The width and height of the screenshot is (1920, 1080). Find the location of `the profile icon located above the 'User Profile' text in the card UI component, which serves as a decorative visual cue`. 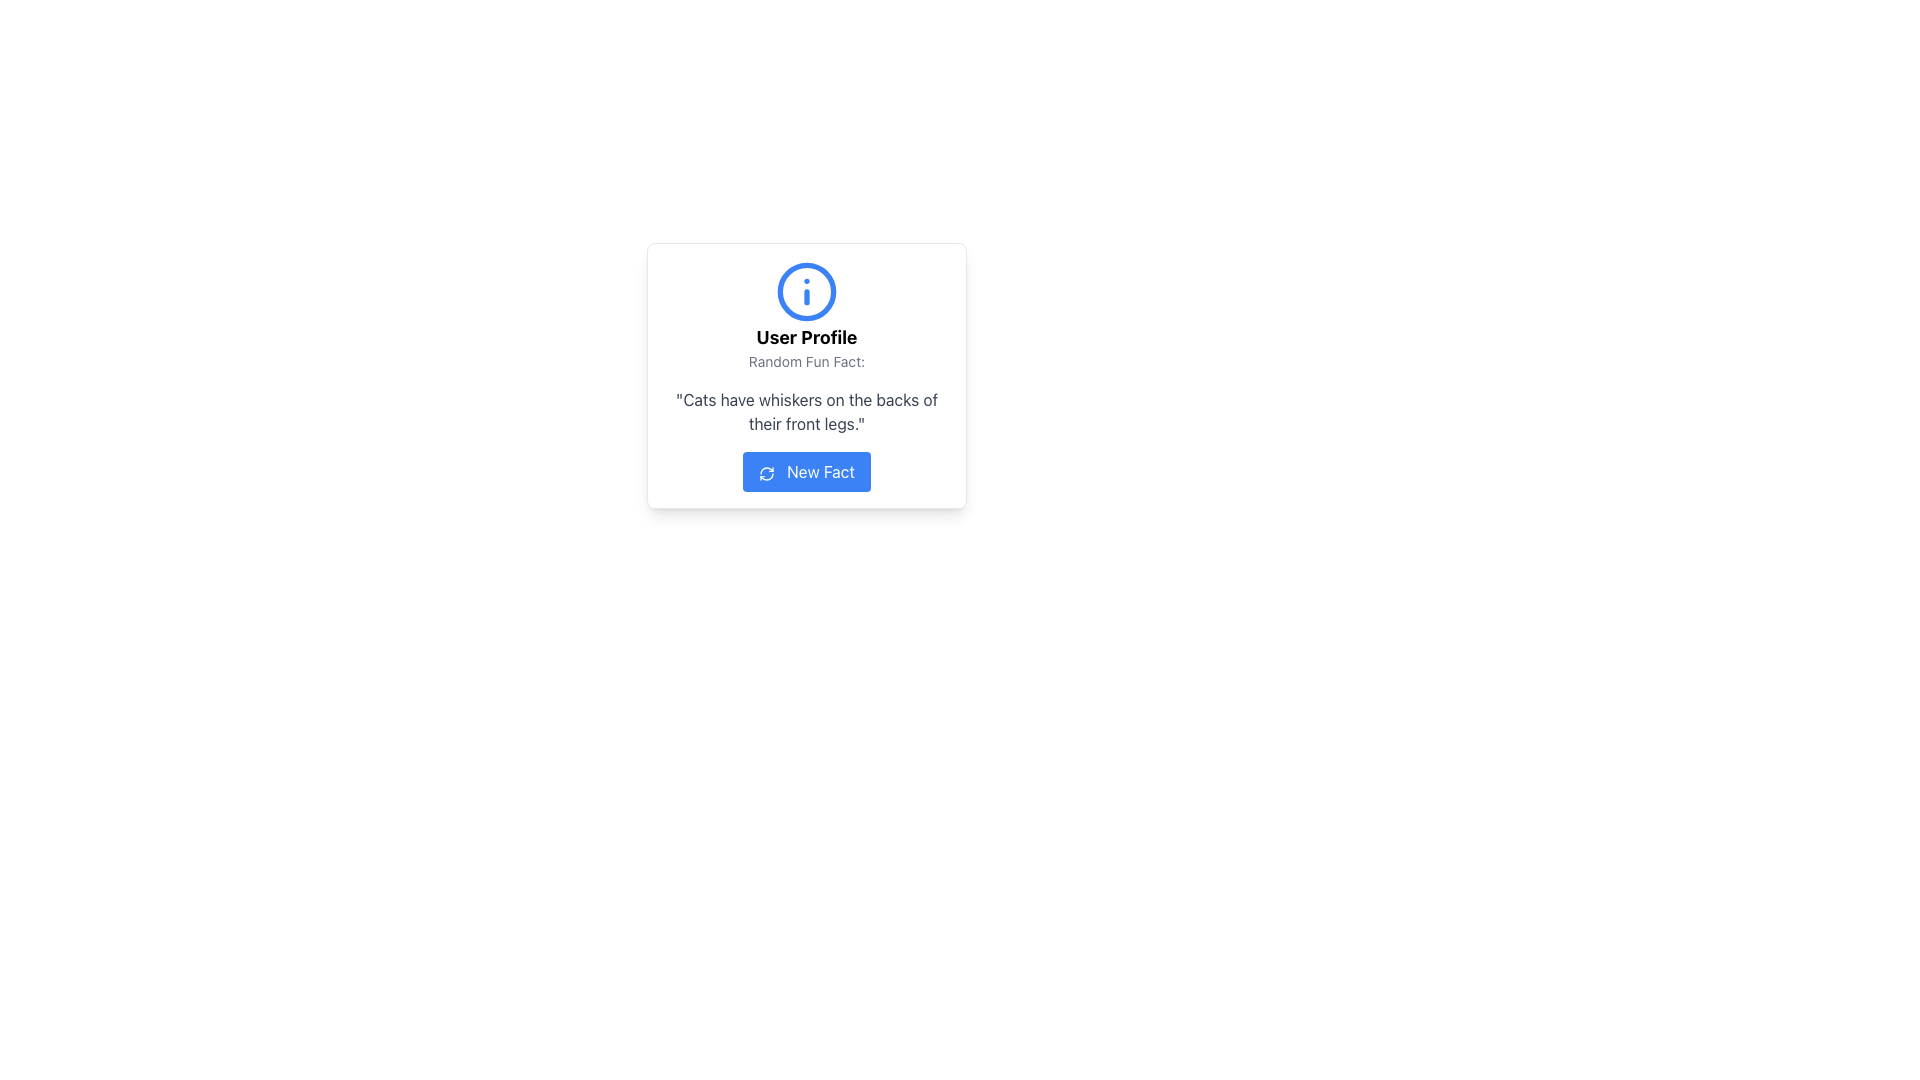

the profile icon located above the 'User Profile' text in the card UI component, which serves as a decorative visual cue is located at coordinates (806, 292).